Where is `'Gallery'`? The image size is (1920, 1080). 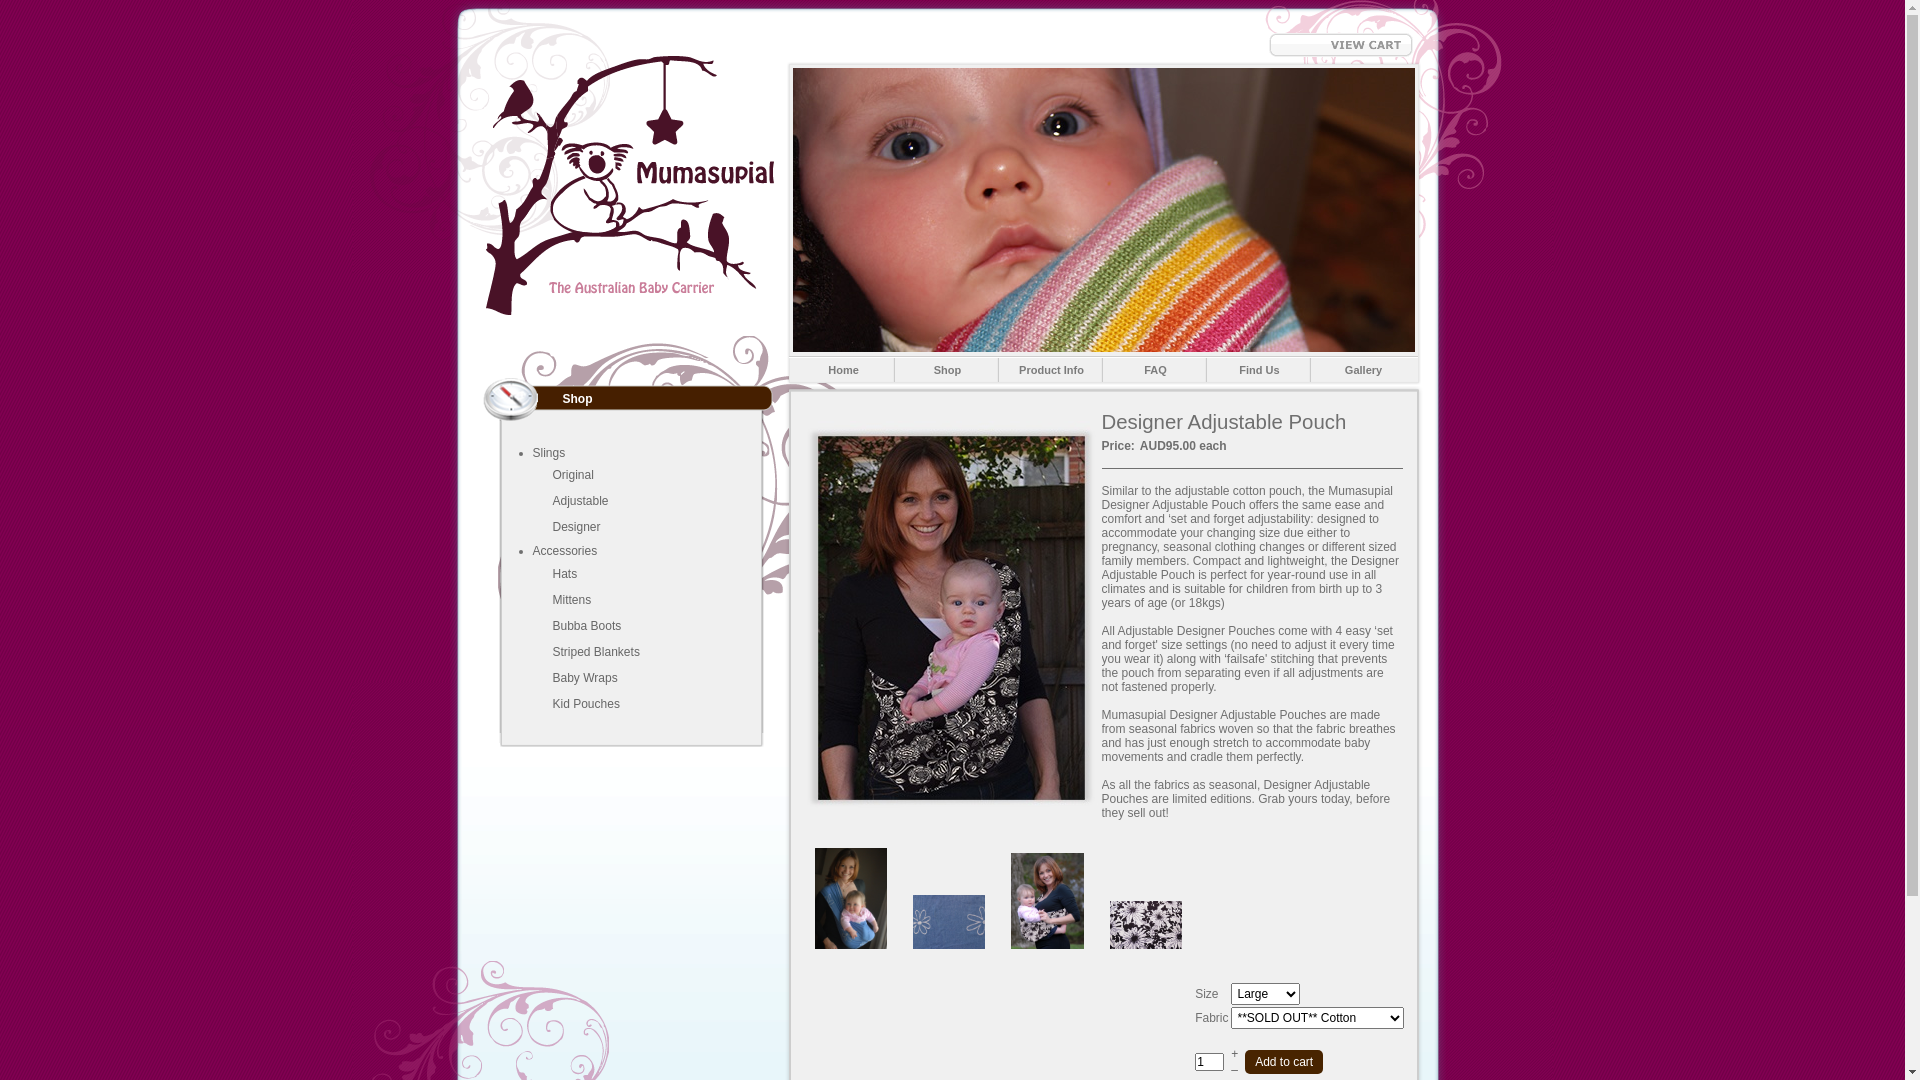
'Gallery' is located at coordinates (1362, 371).